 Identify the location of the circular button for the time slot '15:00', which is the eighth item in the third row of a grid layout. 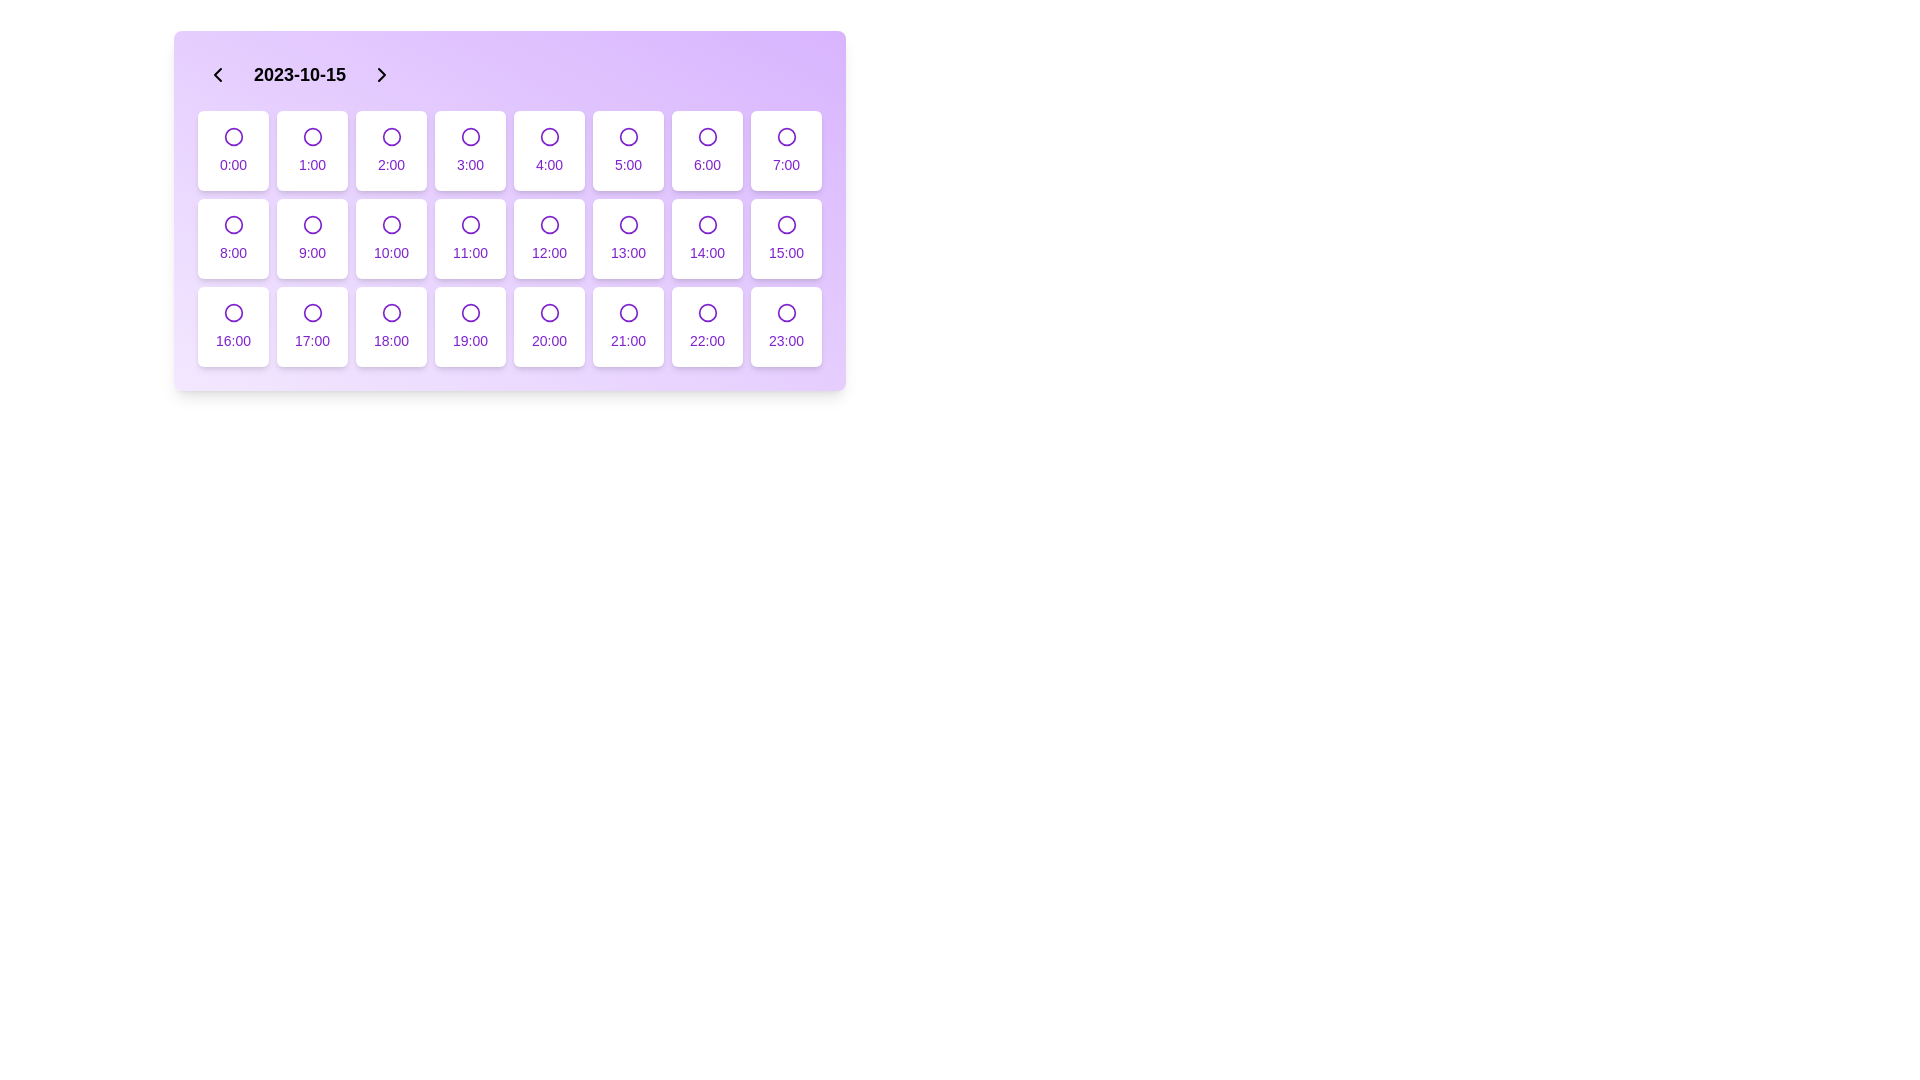
(785, 224).